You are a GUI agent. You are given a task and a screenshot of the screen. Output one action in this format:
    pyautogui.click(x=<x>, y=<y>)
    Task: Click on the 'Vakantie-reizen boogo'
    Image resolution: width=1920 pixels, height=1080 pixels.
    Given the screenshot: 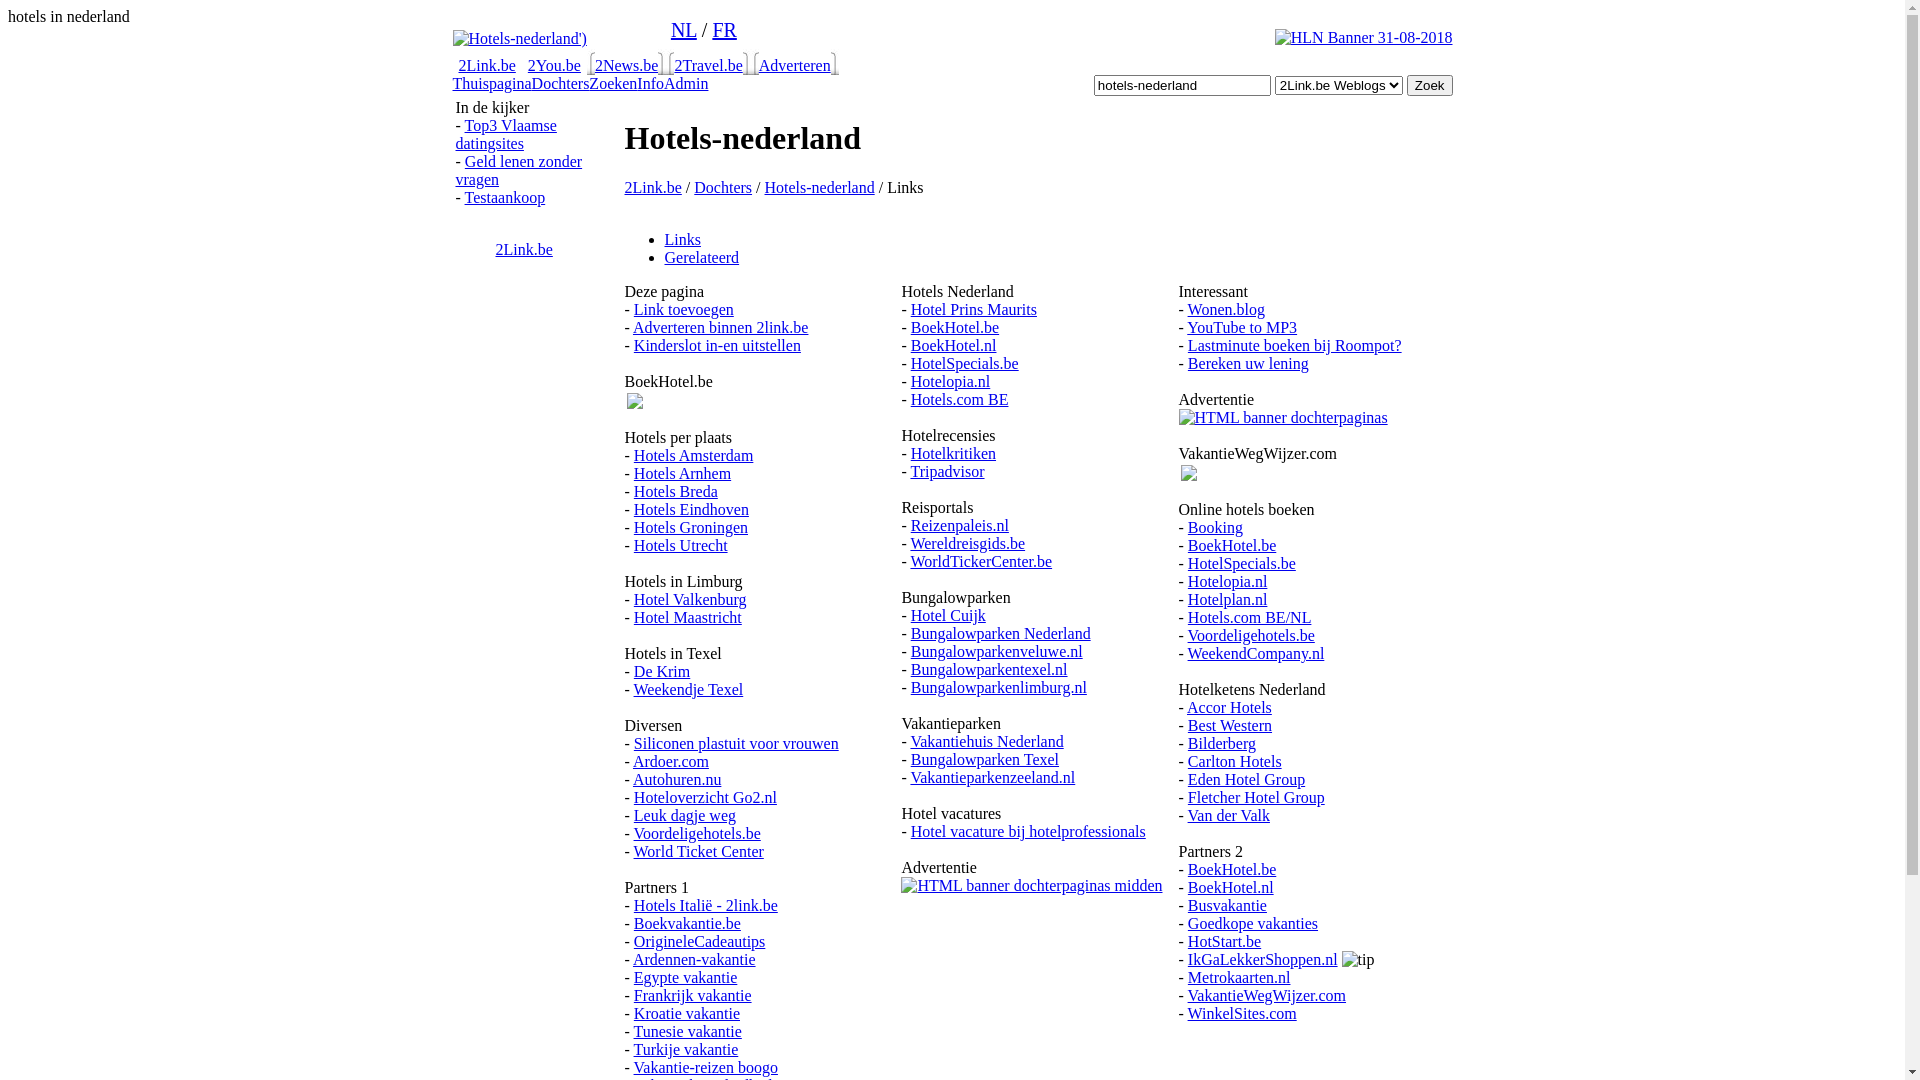 What is the action you would take?
    pyautogui.click(x=705, y=1066)
    